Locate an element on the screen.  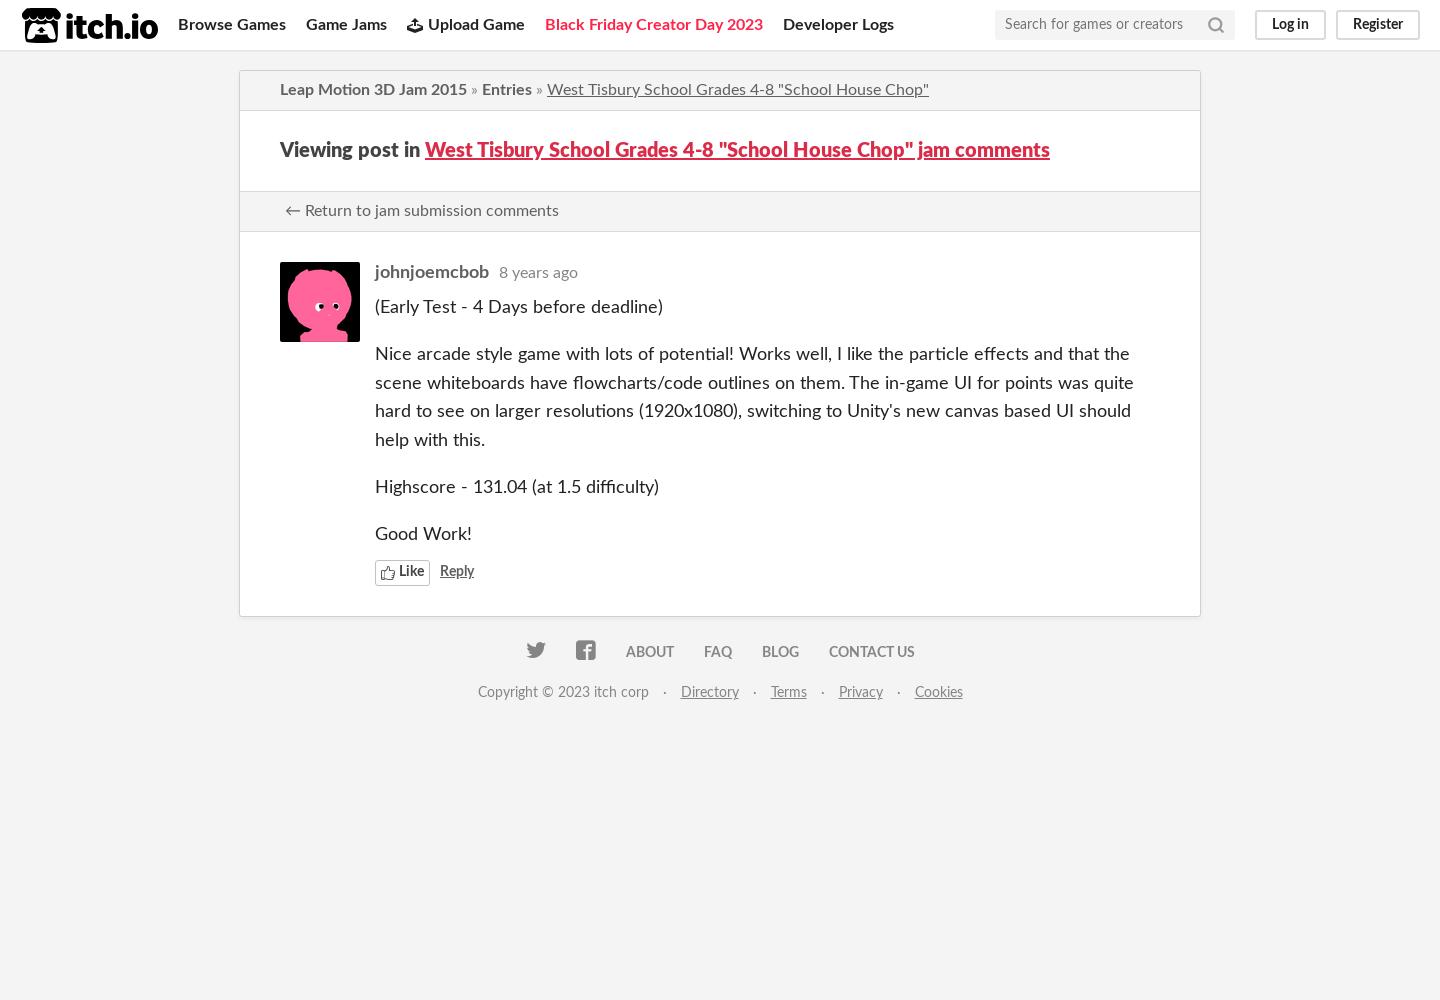
'Highscore - 131.04 (at 1.5 difficulty)' is located at coordinates (515, 486).